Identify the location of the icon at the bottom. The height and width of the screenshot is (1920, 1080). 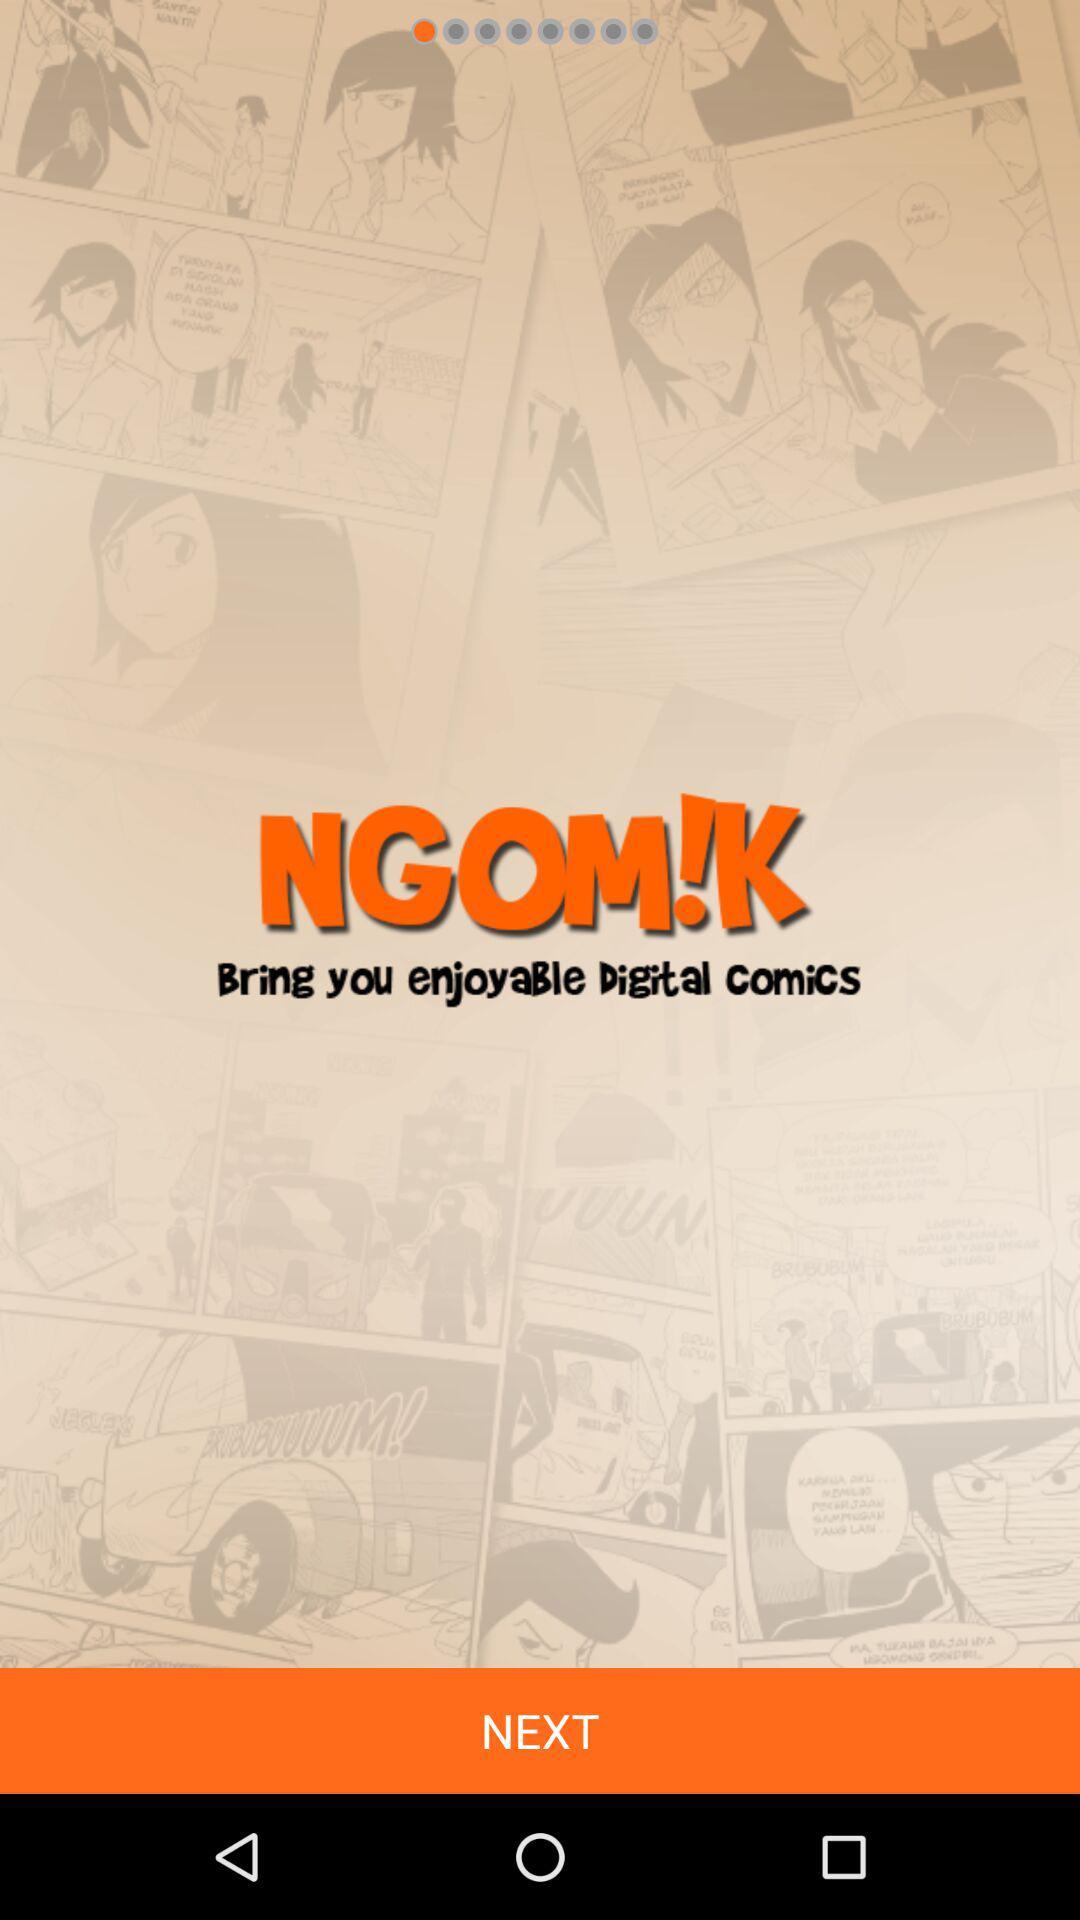
(540, 1730).